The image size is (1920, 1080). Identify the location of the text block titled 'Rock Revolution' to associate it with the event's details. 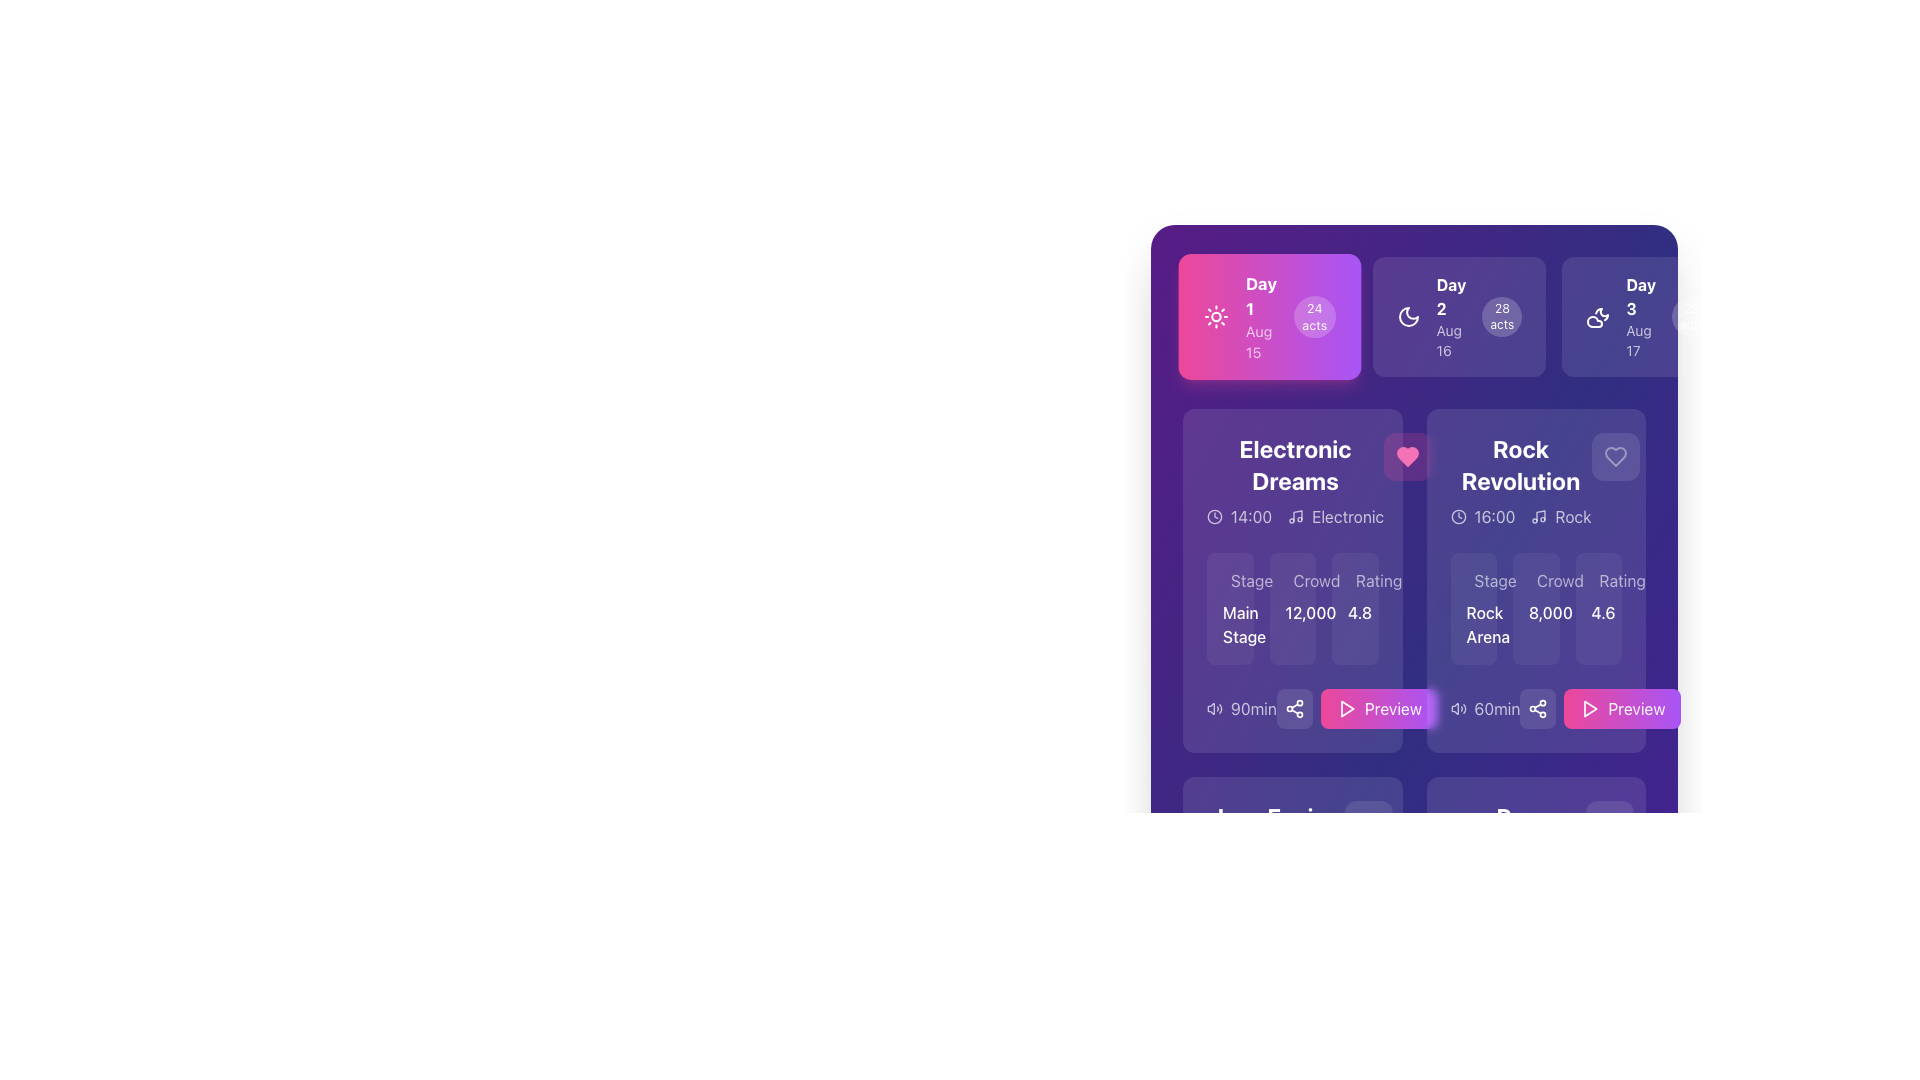
(1535, 481).